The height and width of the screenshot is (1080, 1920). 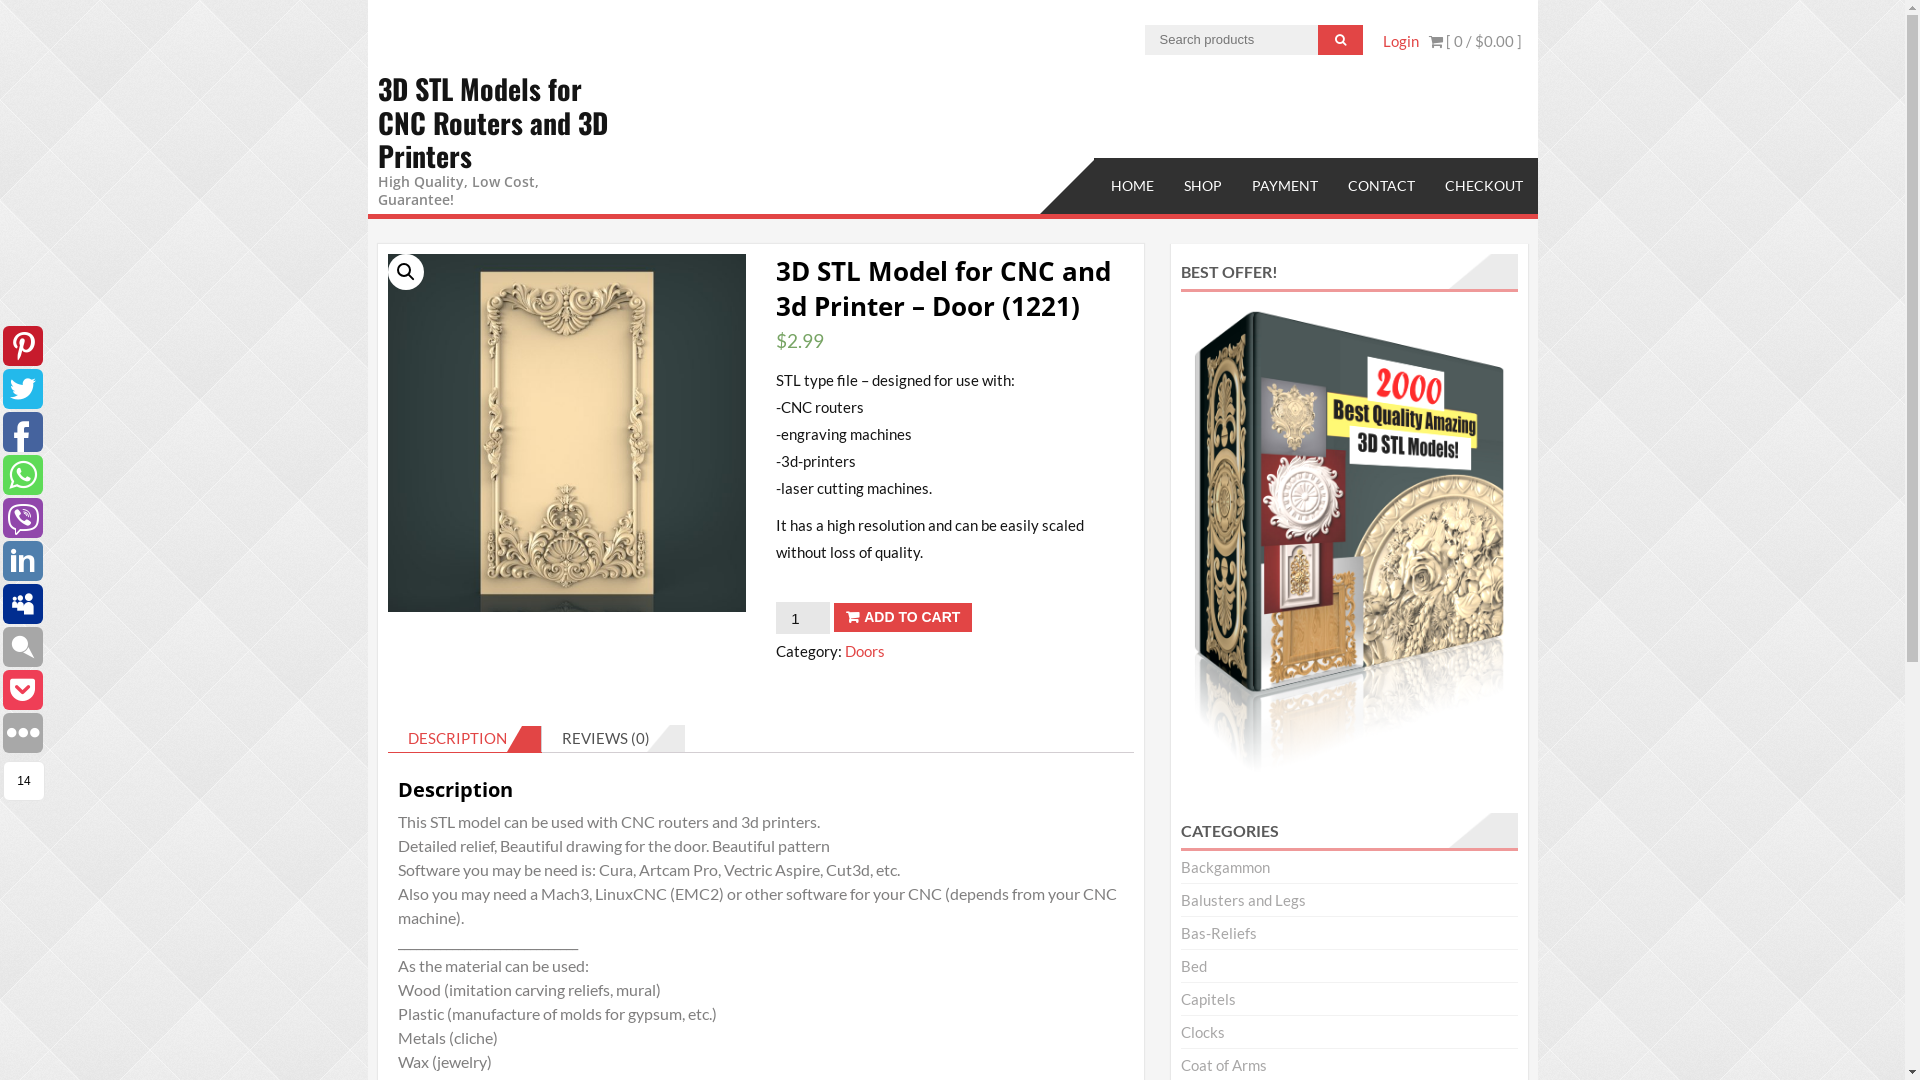 What do you see at coordinates (3, 560) in the screenshot?
I see `'Share LinkedIn'` at bounding box center [3, 560].